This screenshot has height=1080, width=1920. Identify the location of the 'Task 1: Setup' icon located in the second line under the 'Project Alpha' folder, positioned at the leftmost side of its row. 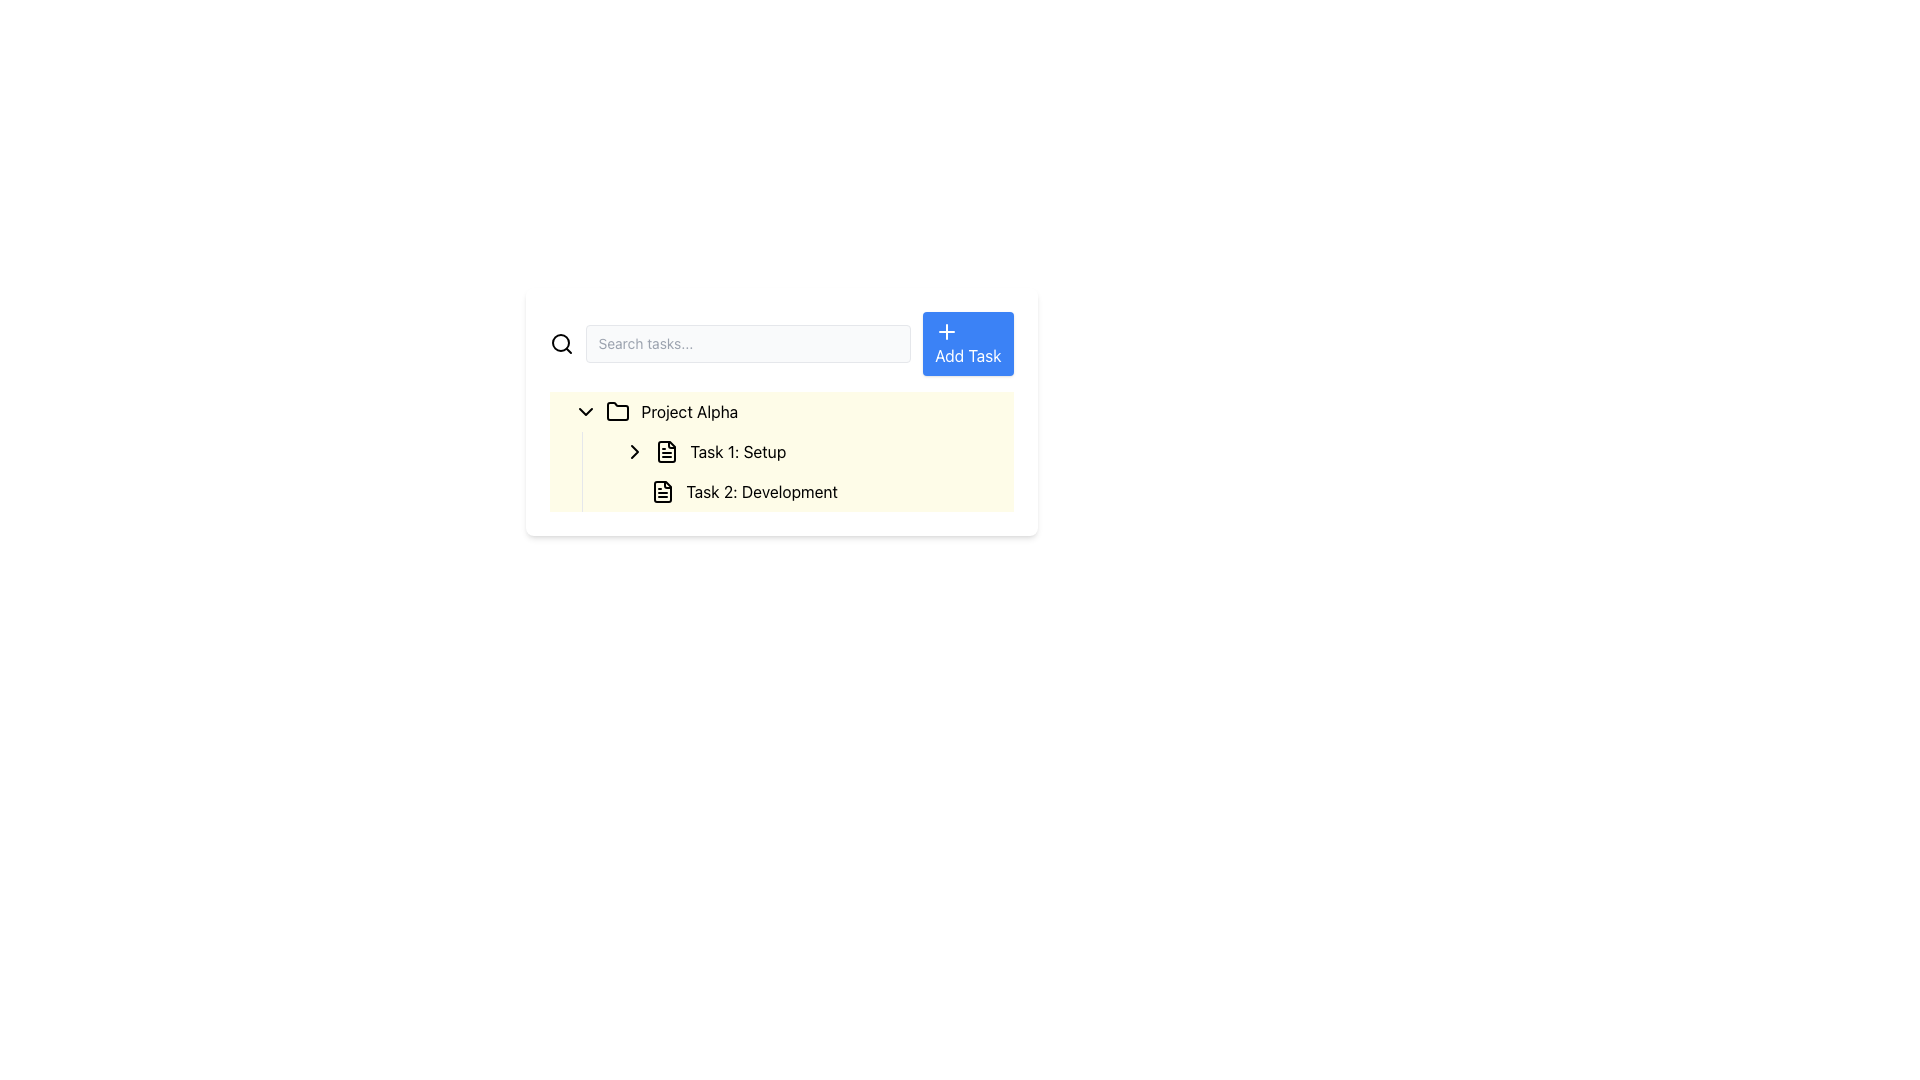
(666, 451).